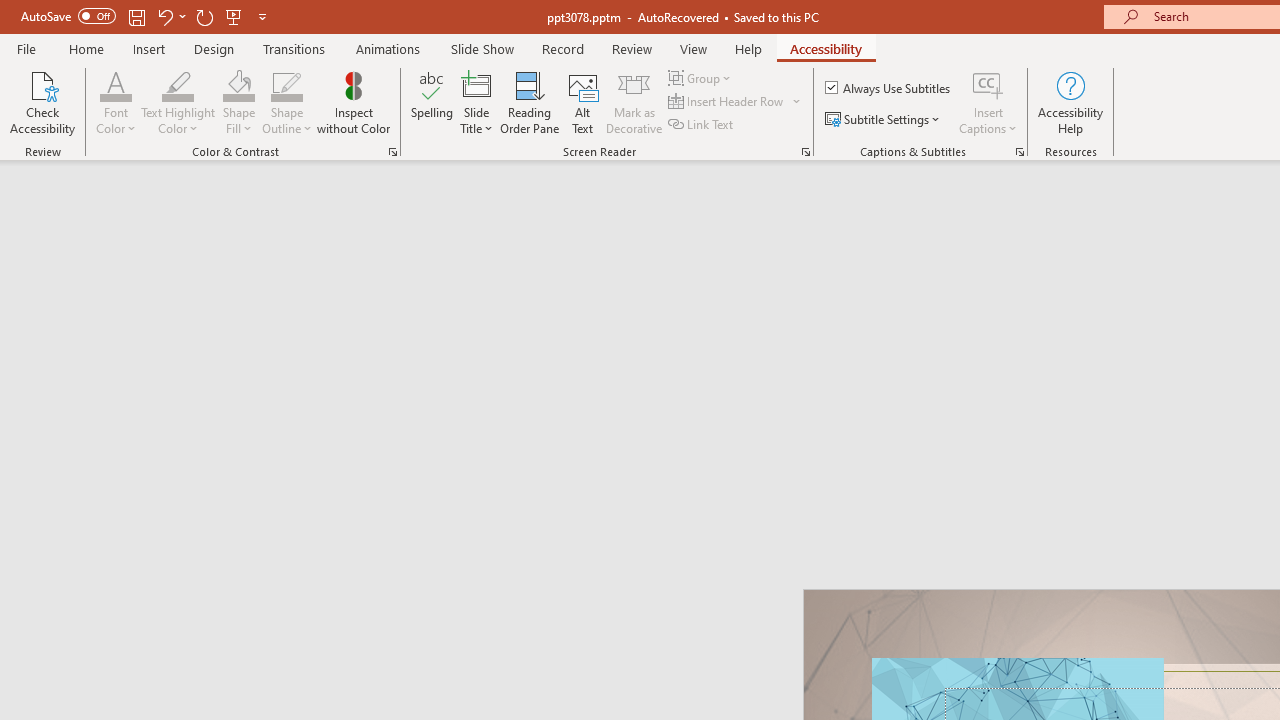 Image resolution: width=1280 pixels, height=720 pixels. I want to click on 'Spelling...', so click(431, 103).